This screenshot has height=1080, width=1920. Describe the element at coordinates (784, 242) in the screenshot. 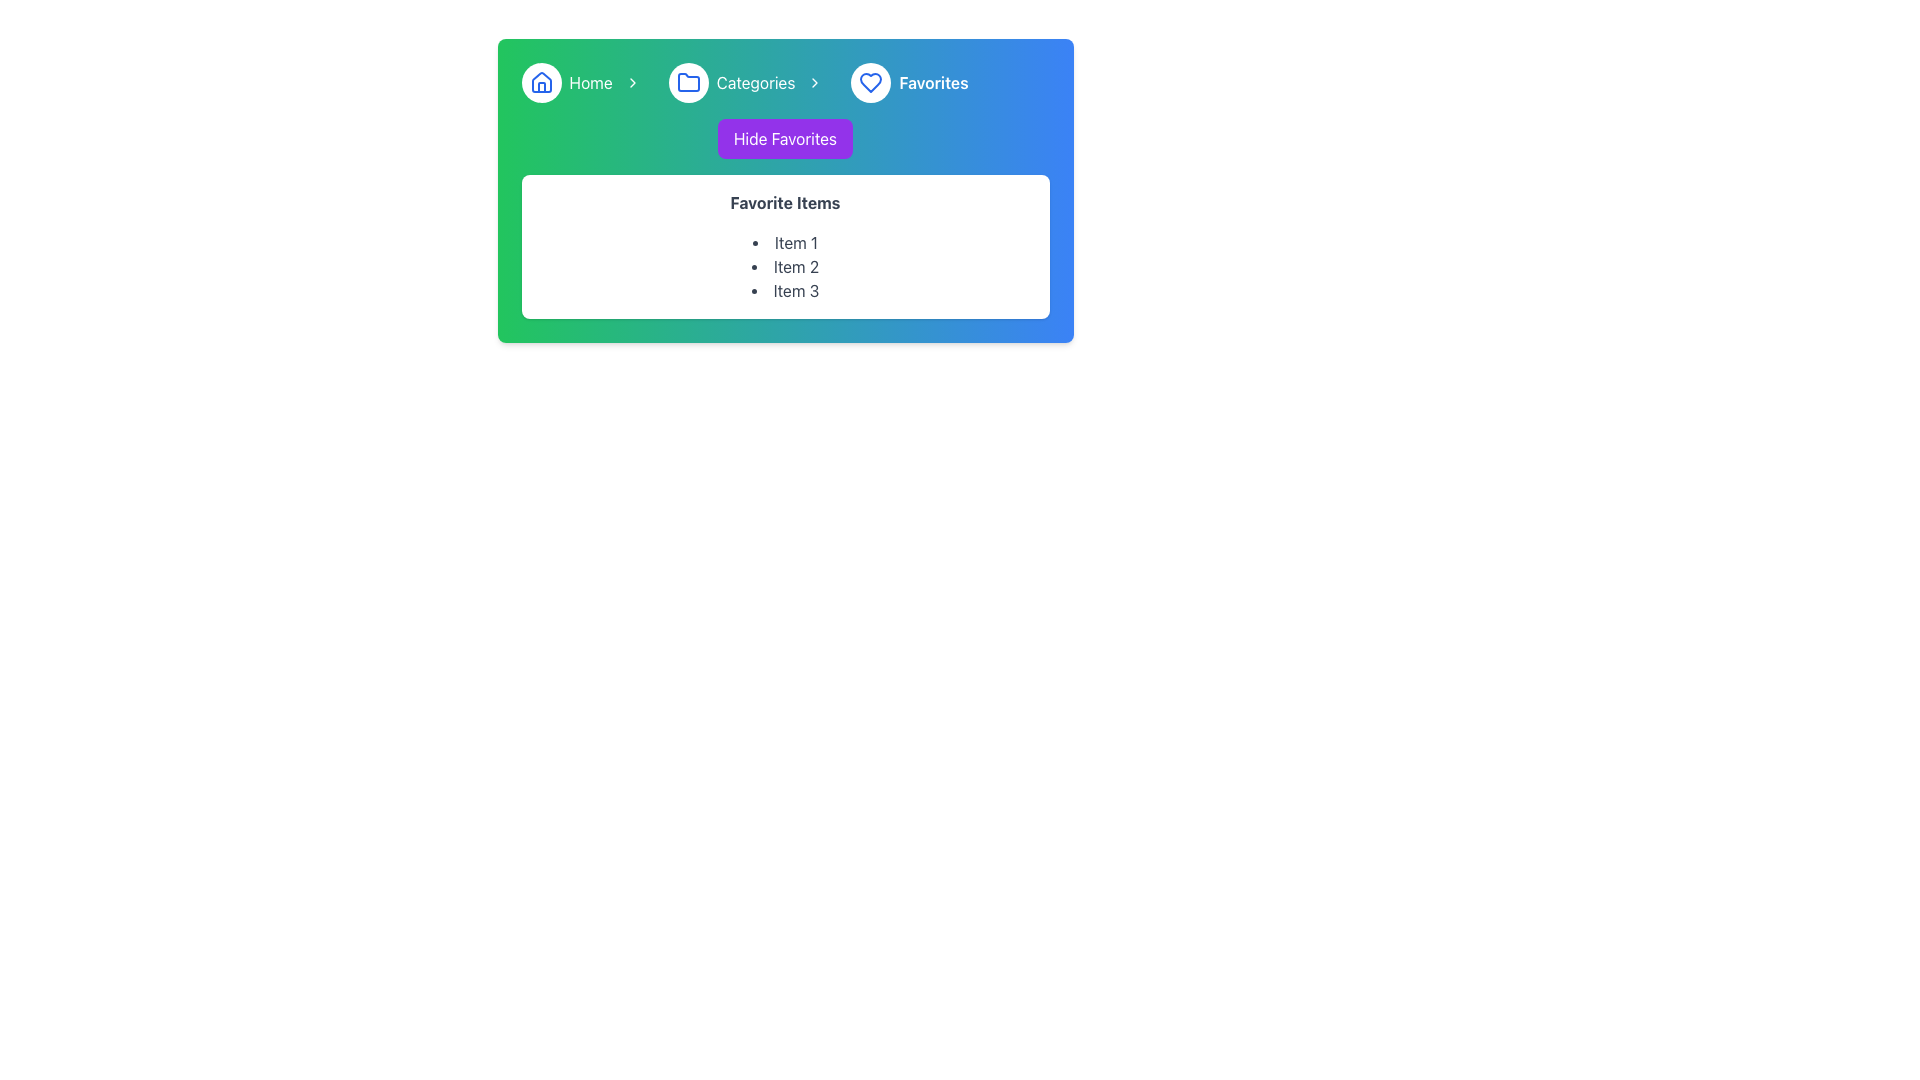

I see `text item labeled 'Item 1' in the bulleted list contained within the 'Favorite Items' box` at that location.